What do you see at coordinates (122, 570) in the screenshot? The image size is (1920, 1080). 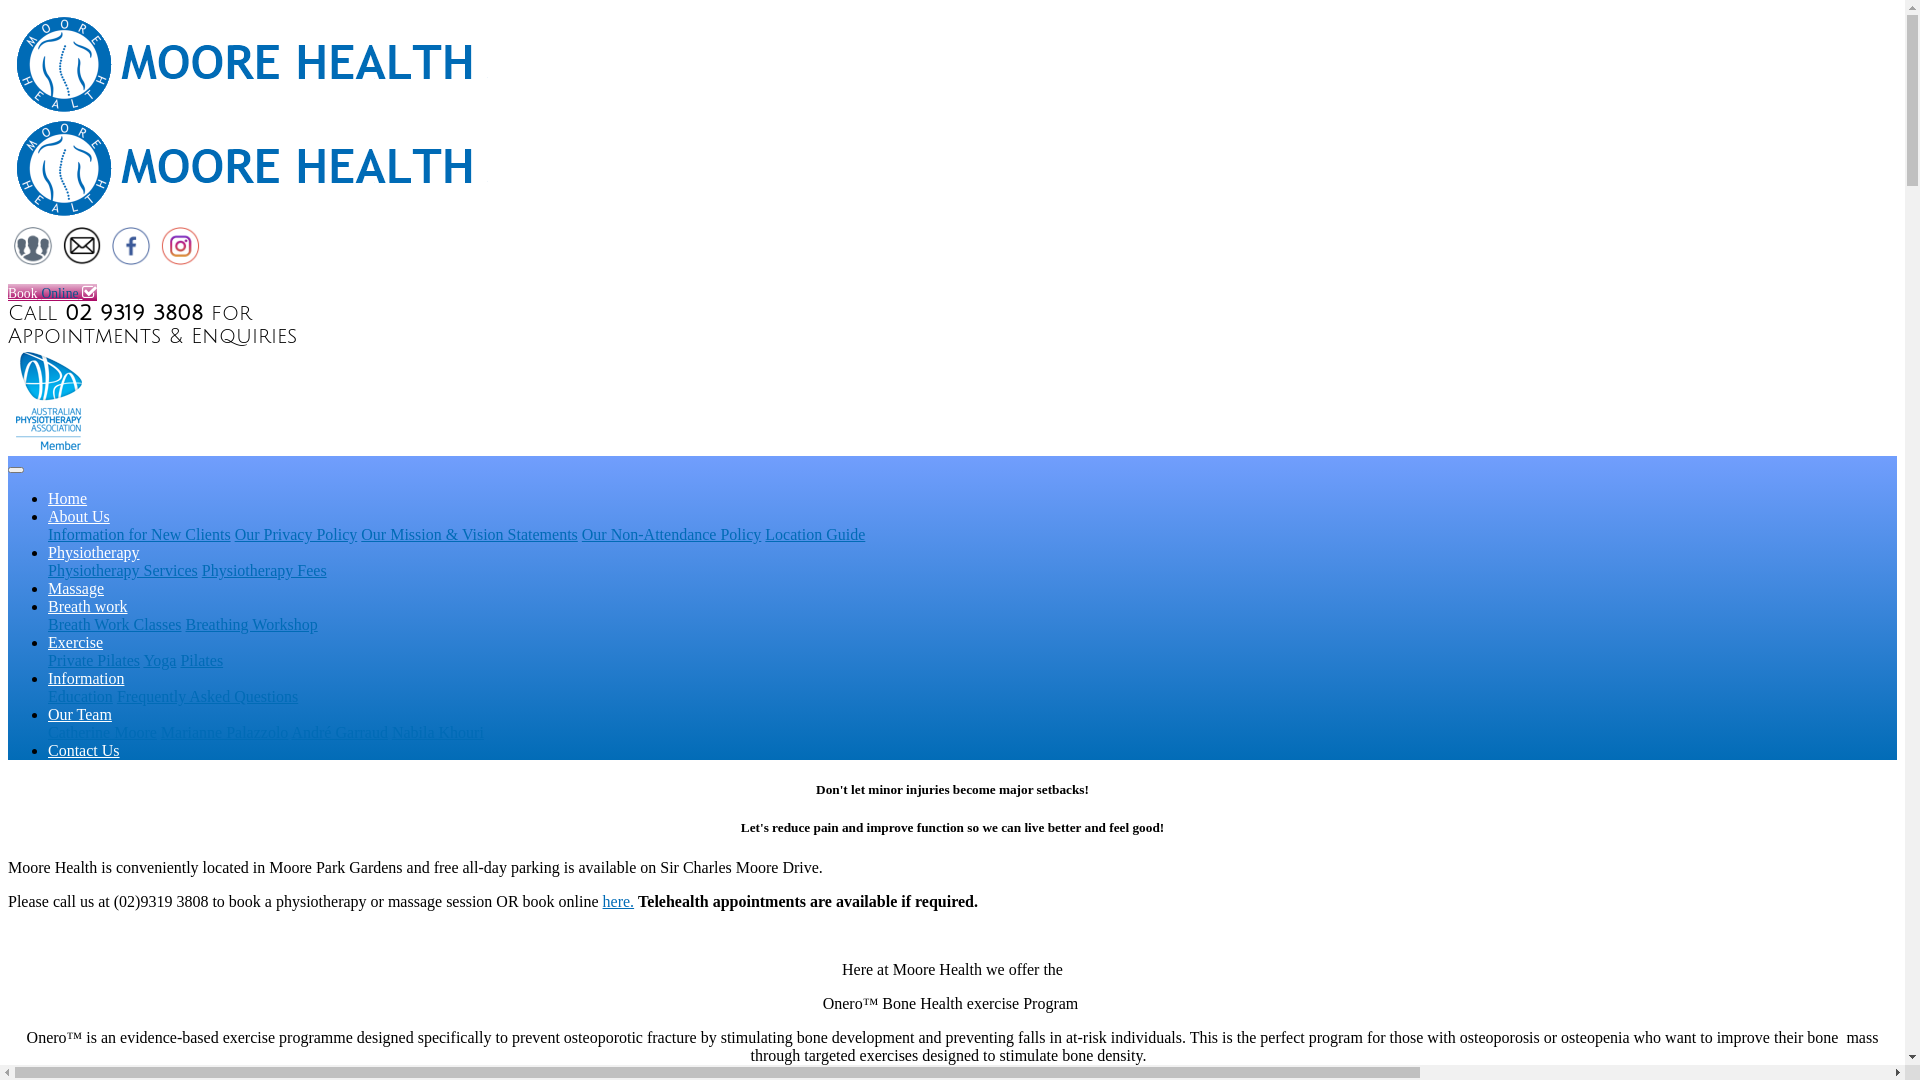 I see `'Physiotherapy Services'` at bounding box center [122, 570].